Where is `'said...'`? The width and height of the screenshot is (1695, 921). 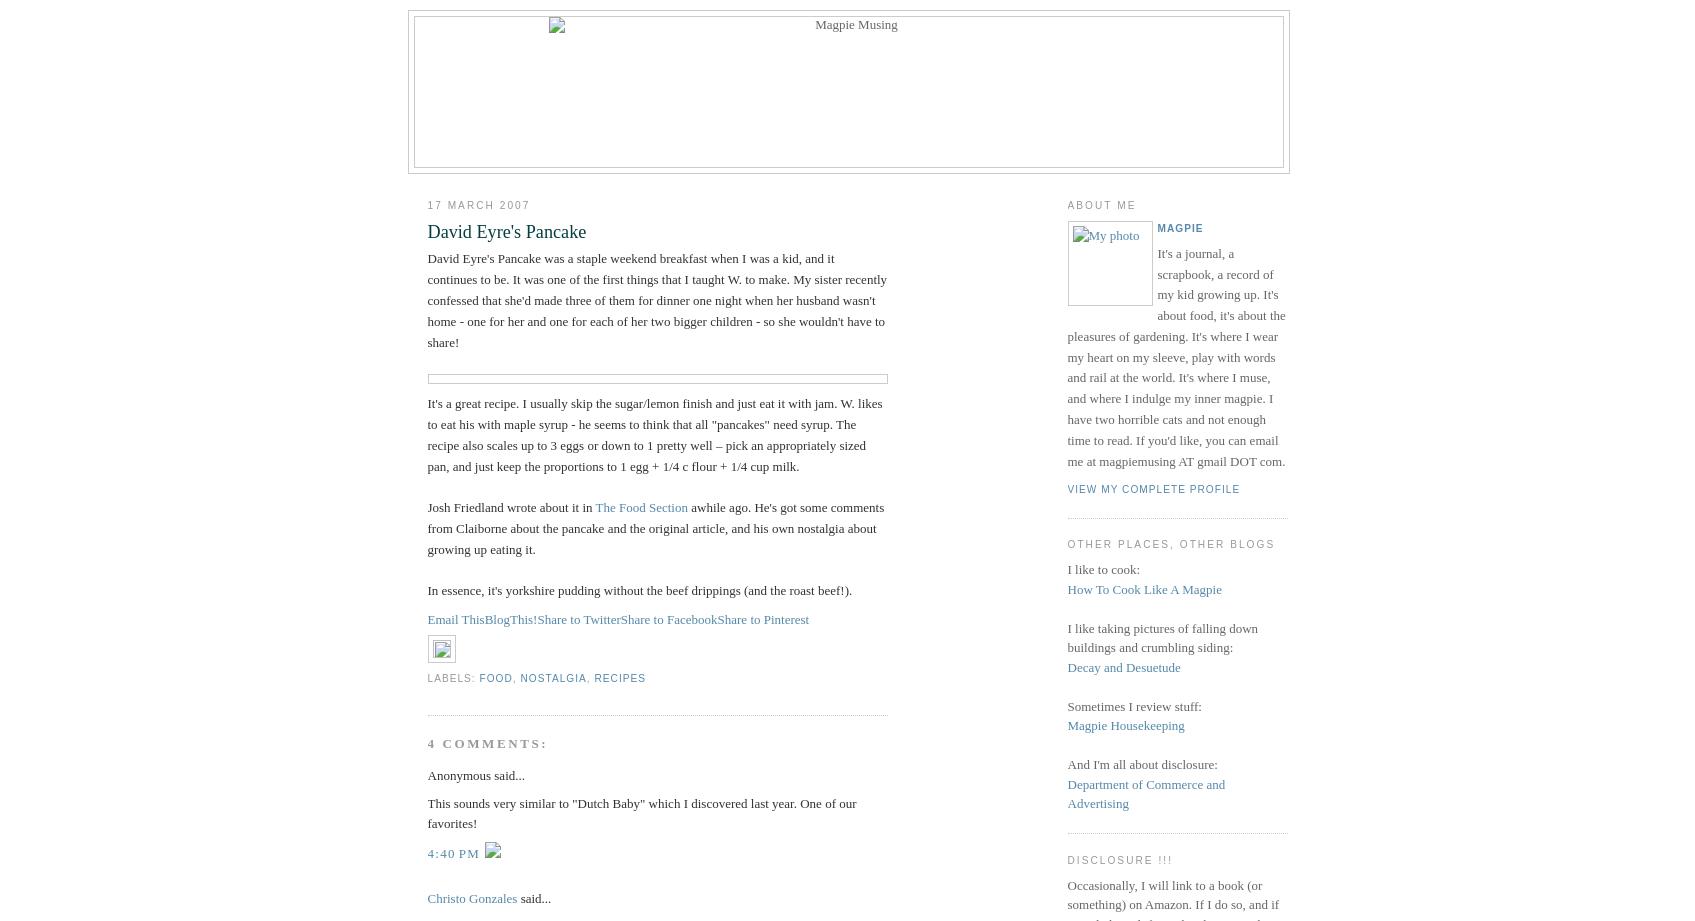 'said...' is located at coordinates (515, 896).